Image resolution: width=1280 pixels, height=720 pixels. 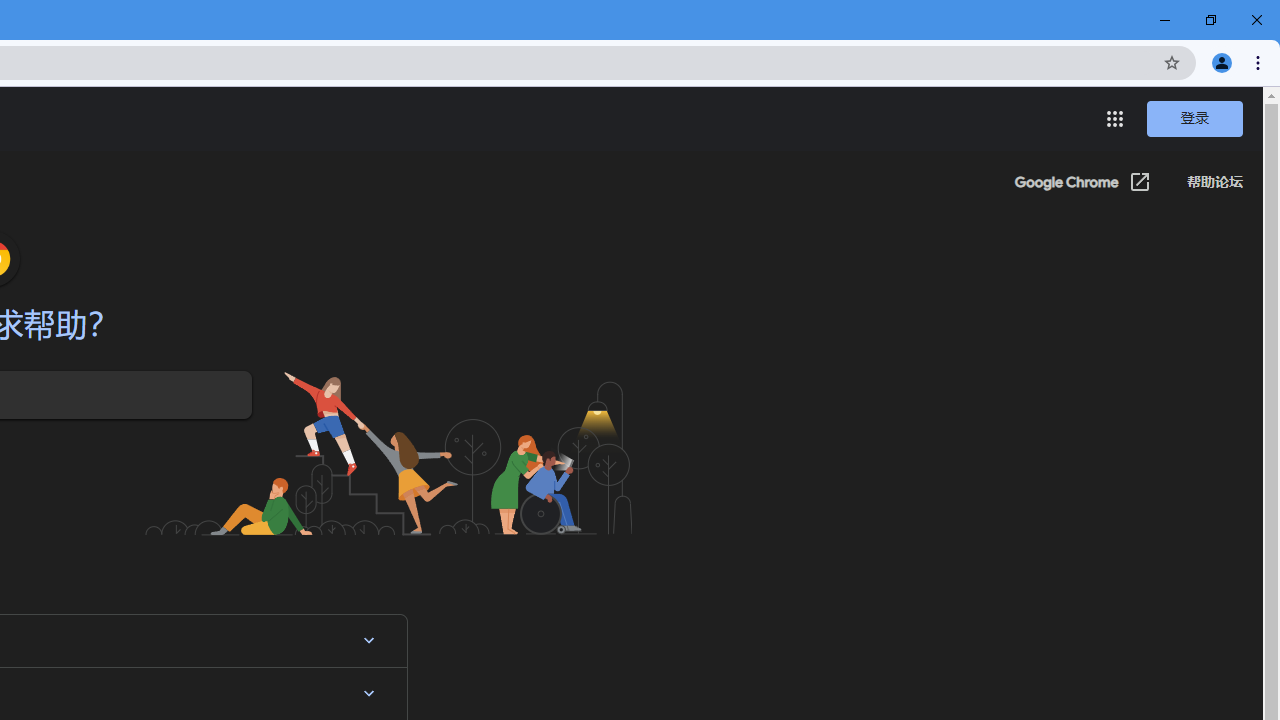 I want to click on 'You', so click(x=1220, y=61).